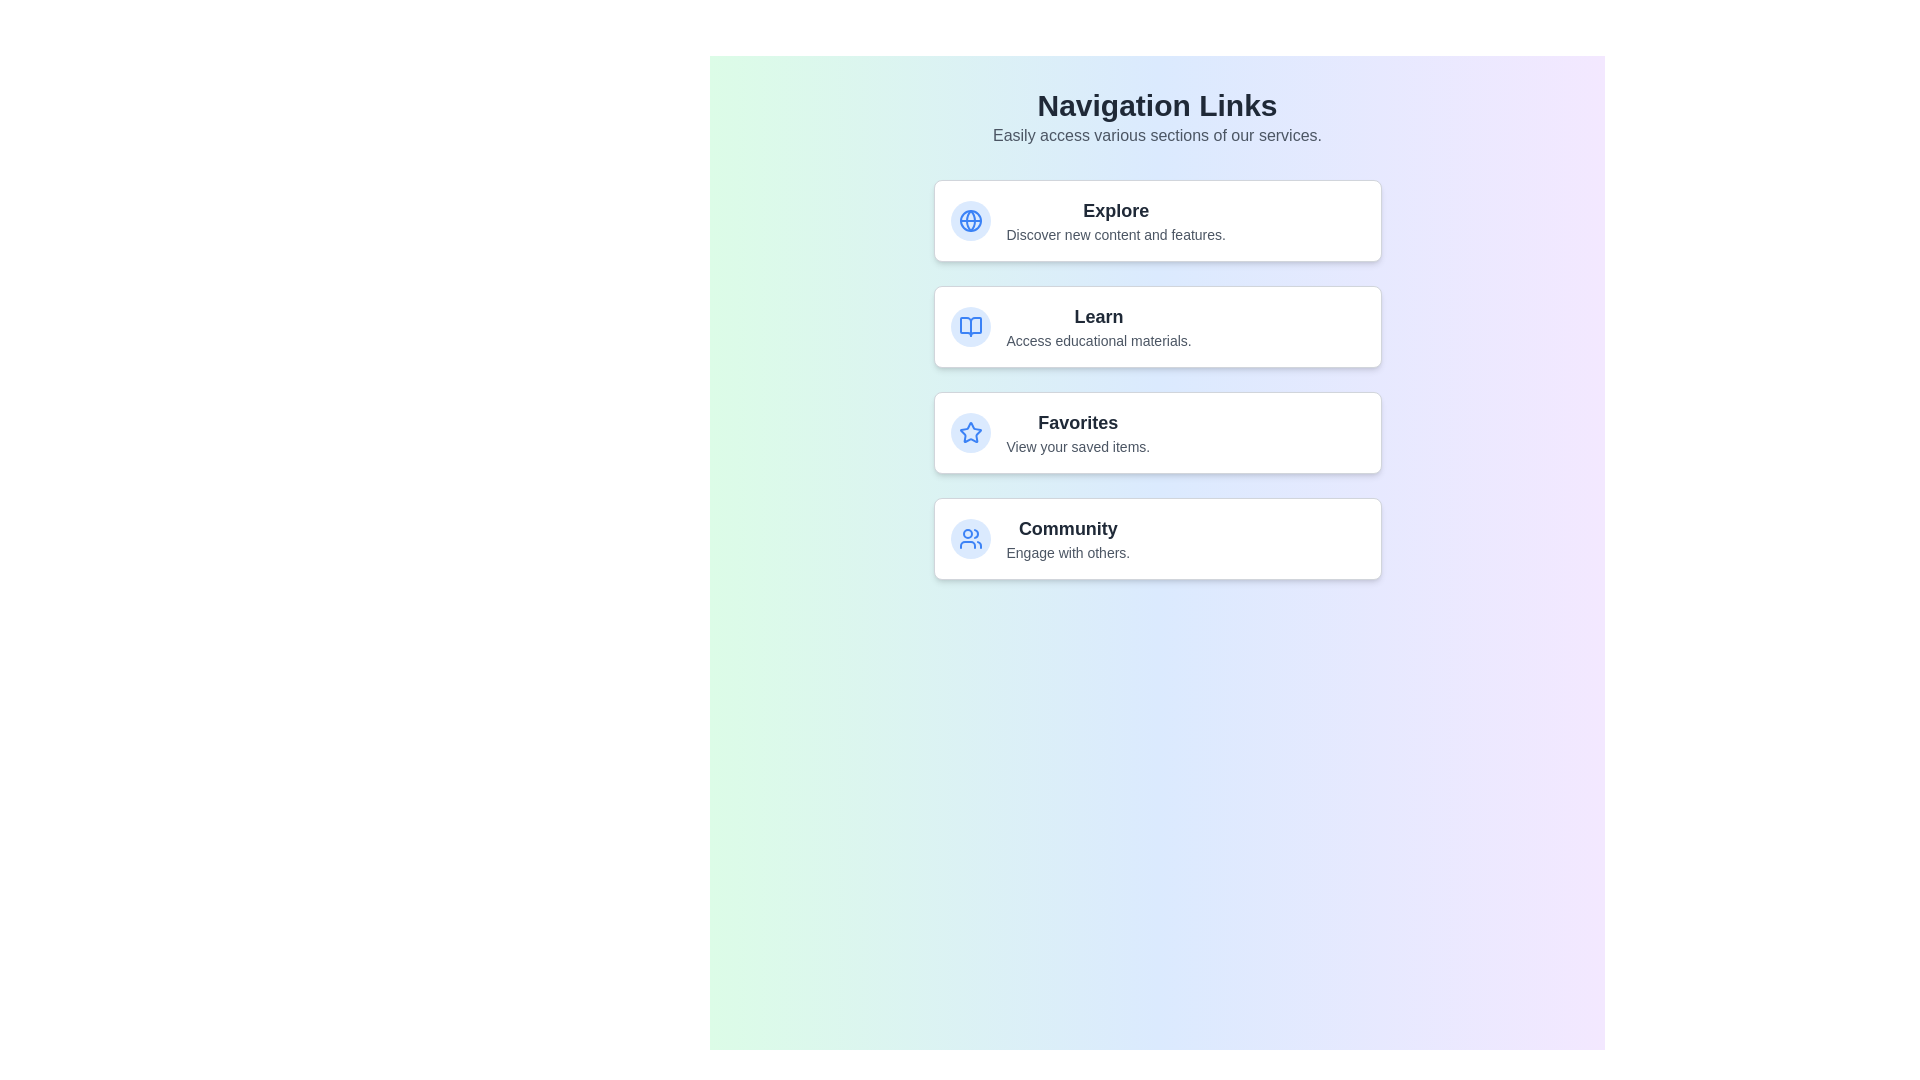 This screenshot has height=1080, width=1920. Describe the element at coordinates (970, 220) in the screenshot. I see `the 'Explore' icon located at the top left corner of the 'Explore' section card, positioned directly above the text 'Explore'` at that location.